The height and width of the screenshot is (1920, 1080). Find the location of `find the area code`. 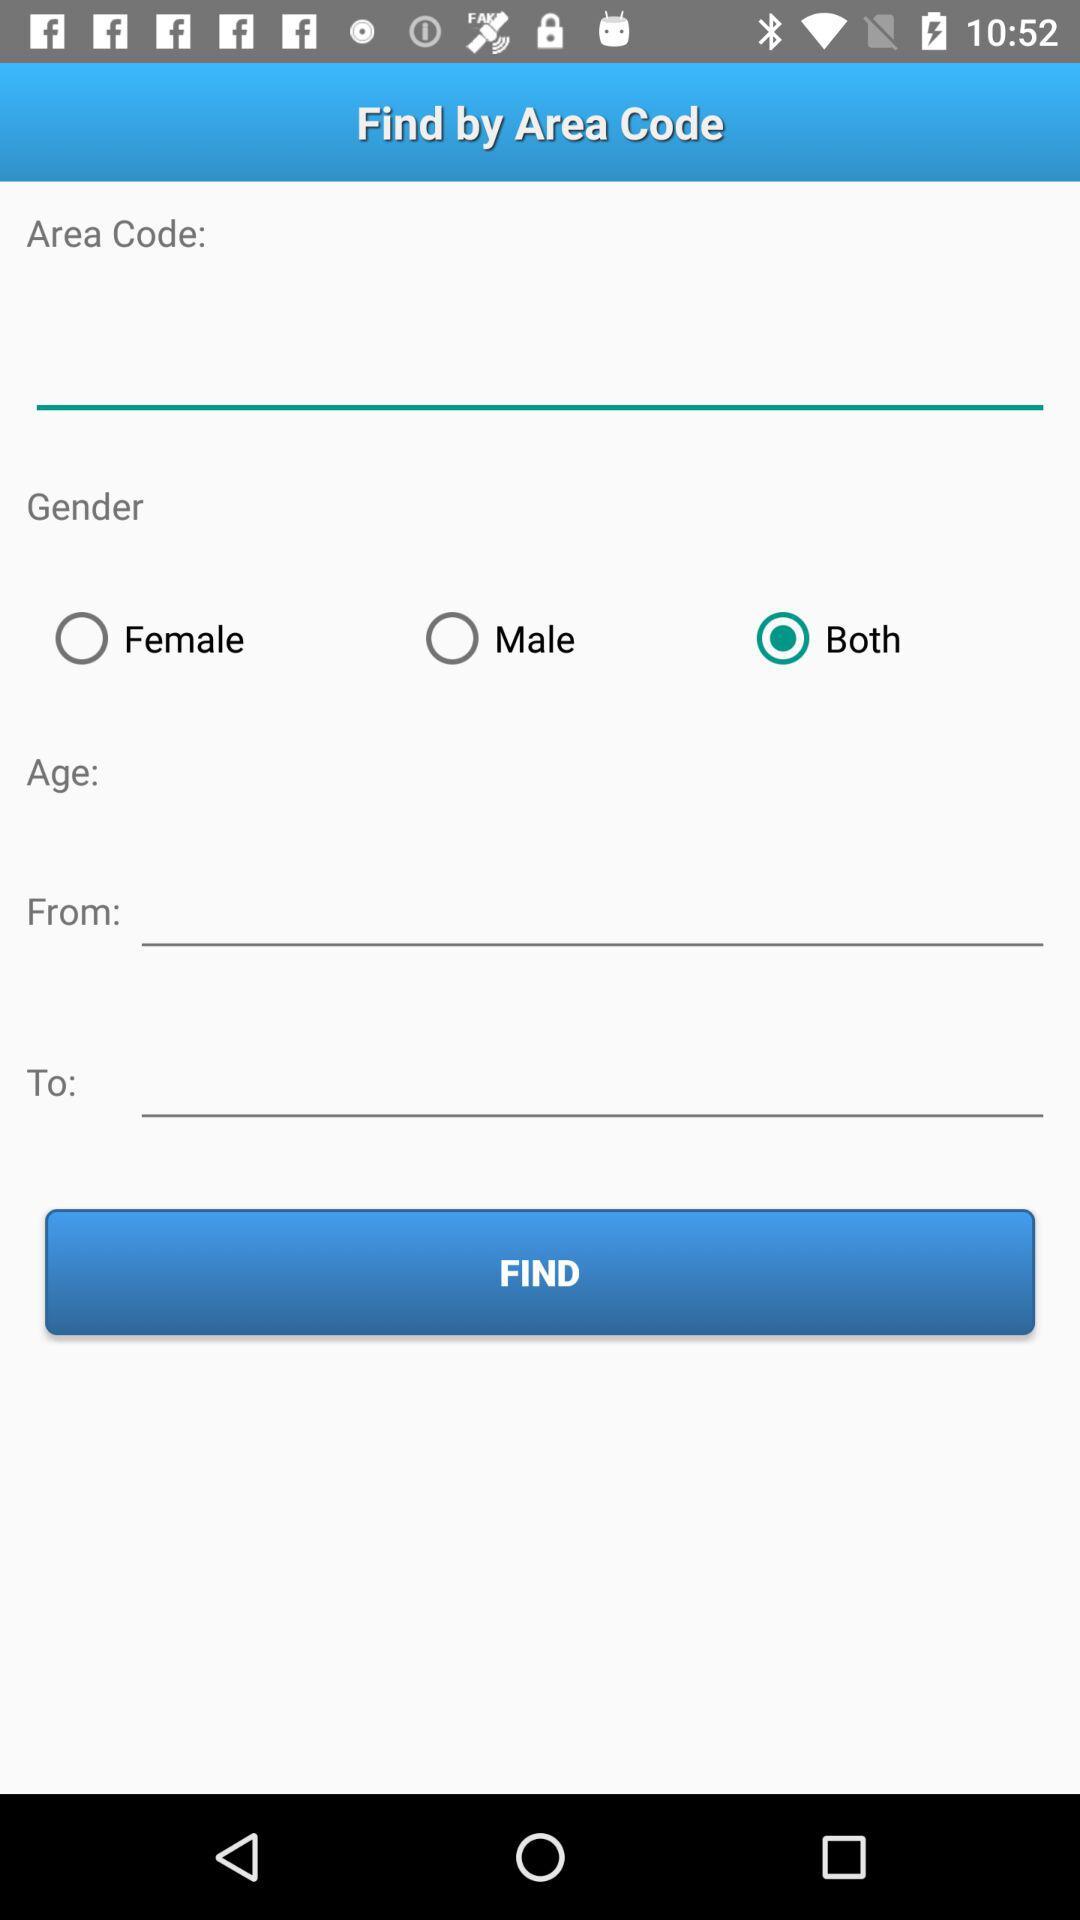

find the area code is located at coordinates (540, 369).